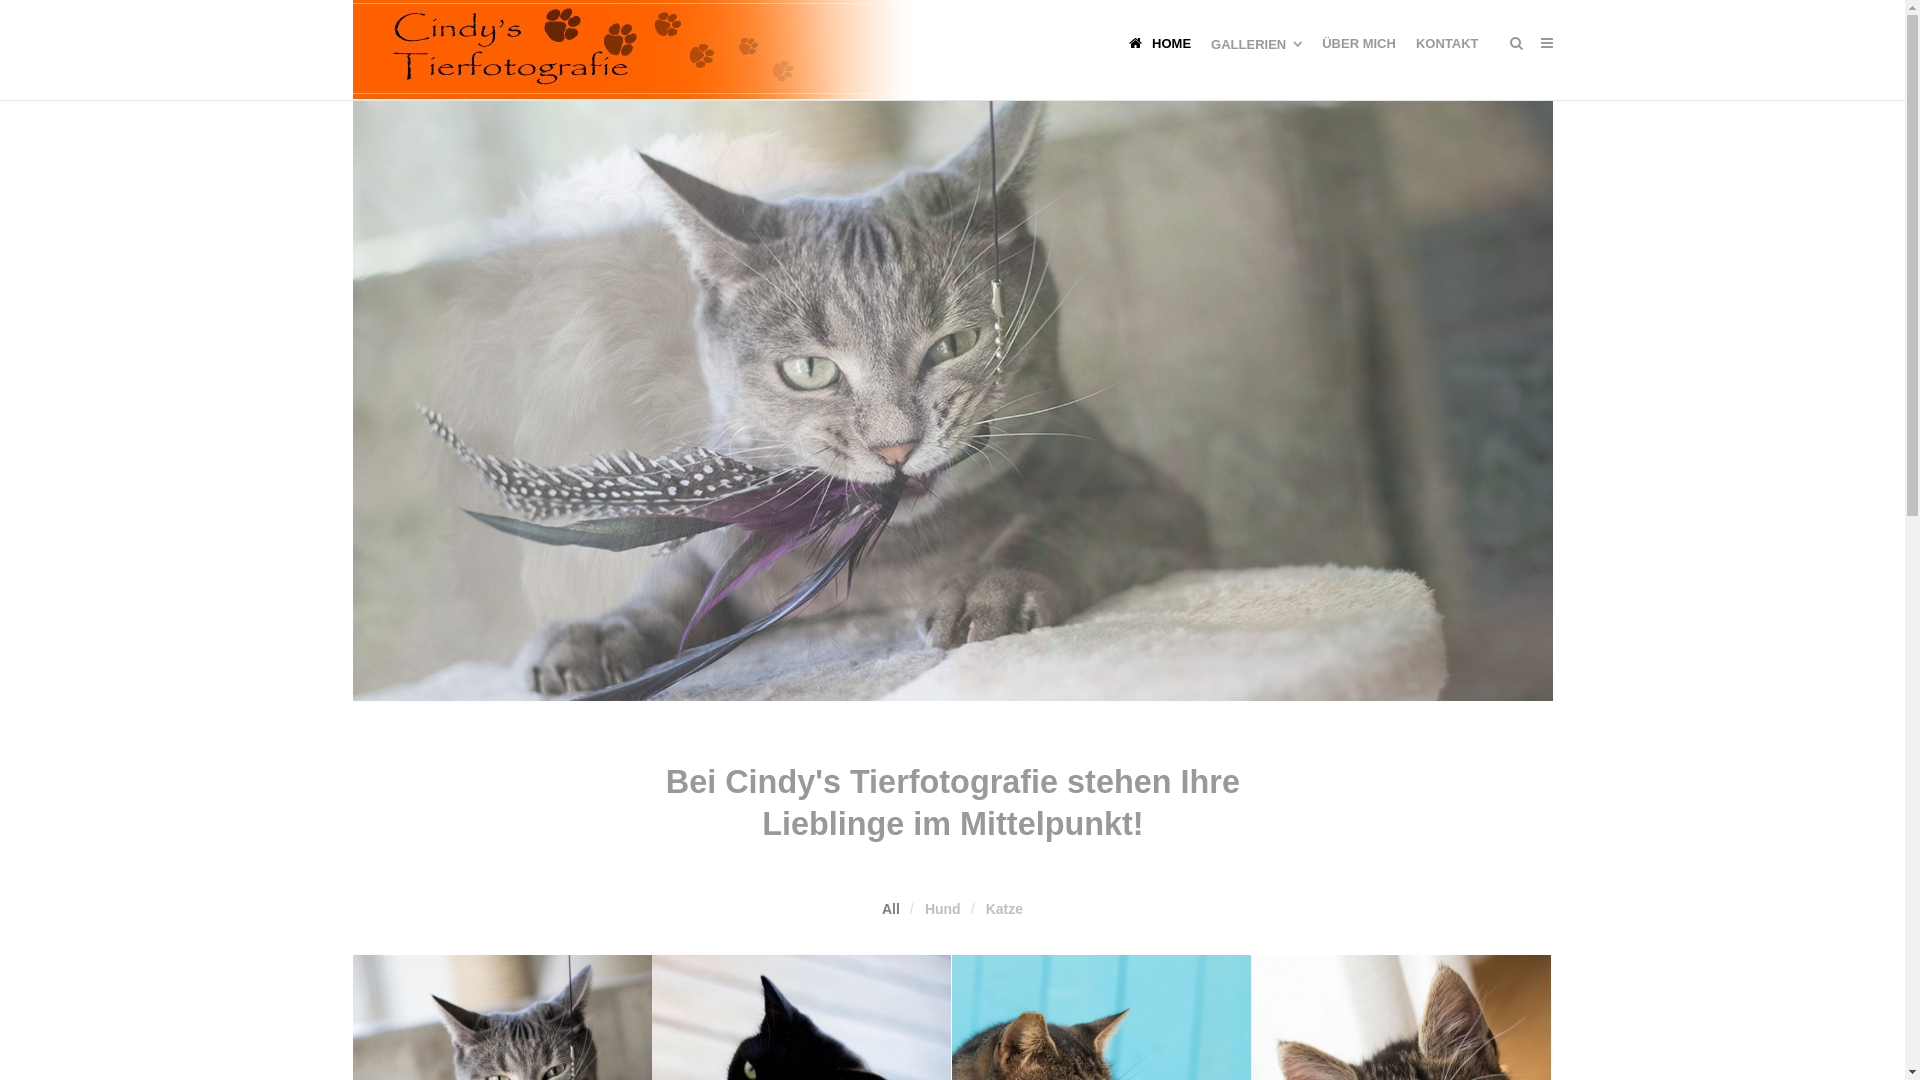 The width and height of the screenshot is (1920, 1080). What do you see at coordinates (941, 909) in the screenshot?
I see `'Hund'` at bounding box center [941, 909].